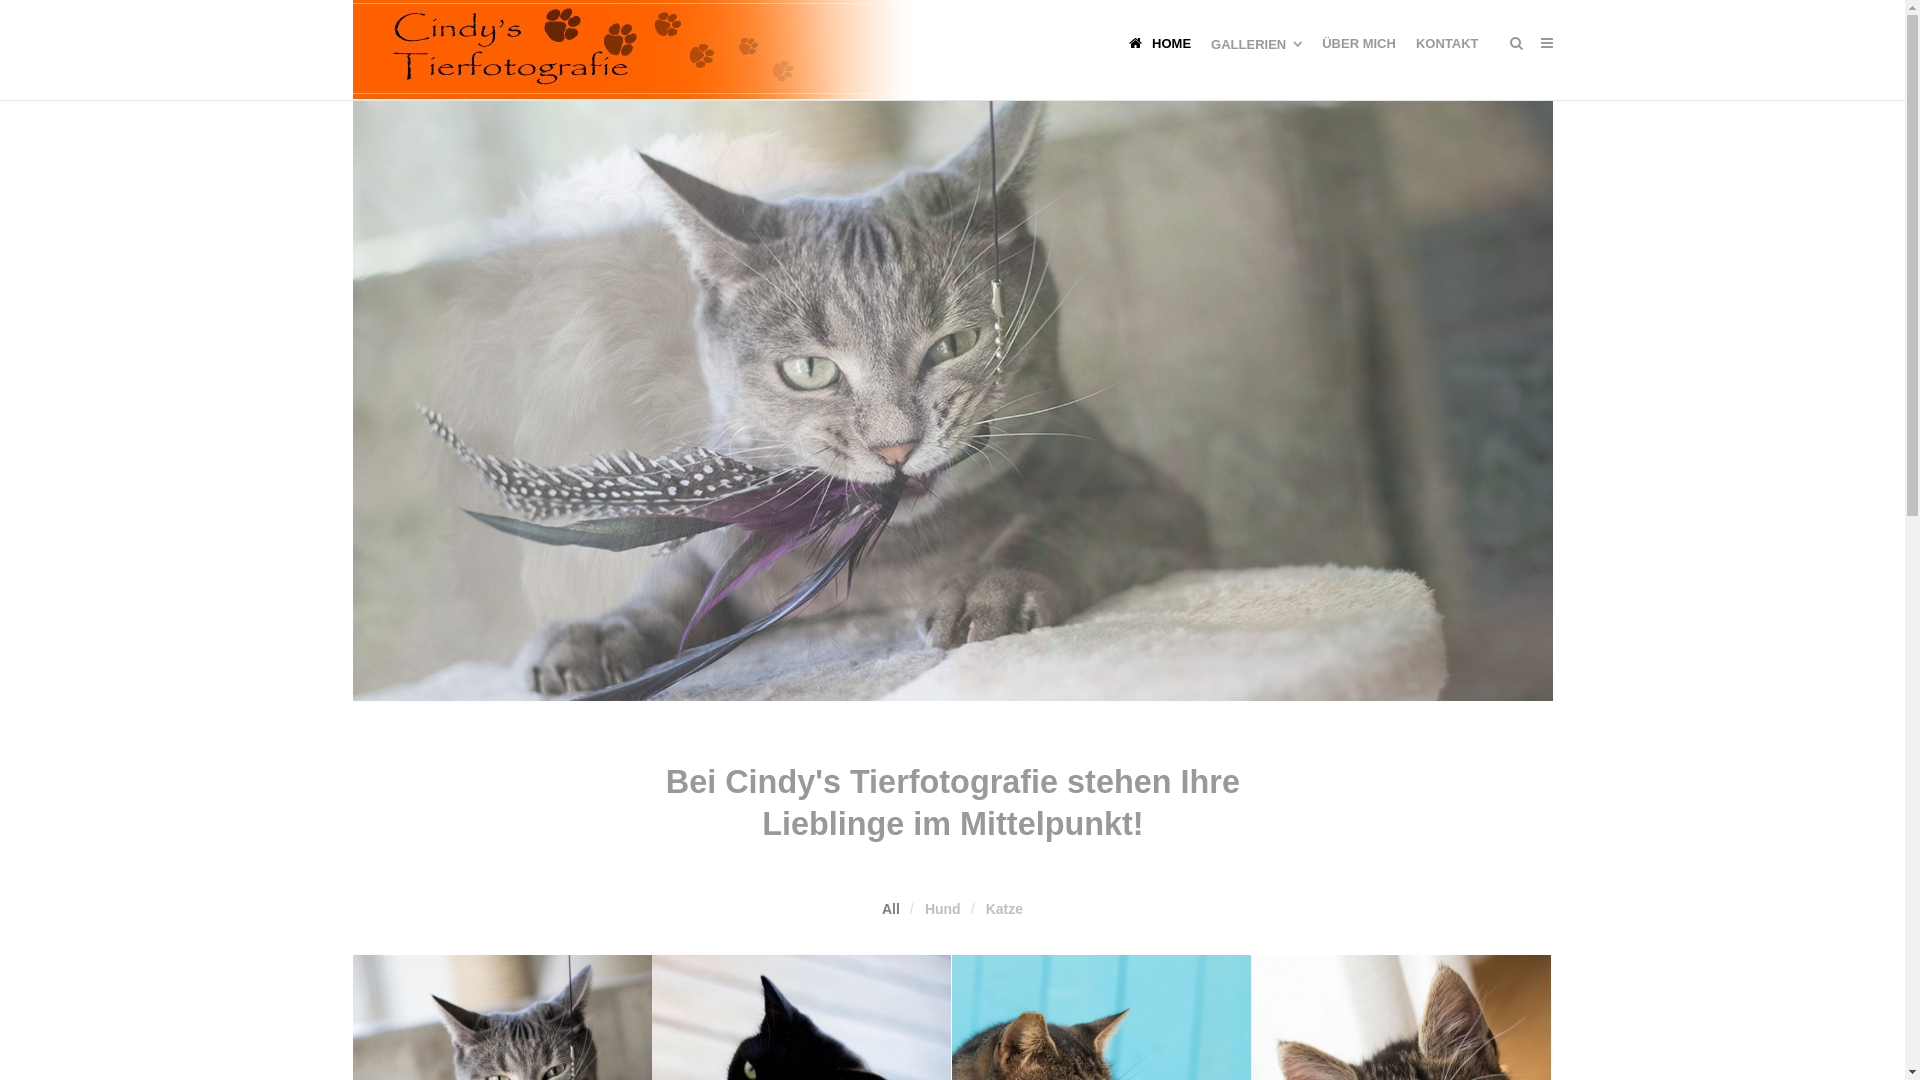 The width and height of the screenshot is (1920, 1080). What do you see at coordinates (941, 909) in the screenshot?
I see `'Hund'` at bounding box center [941, 909].